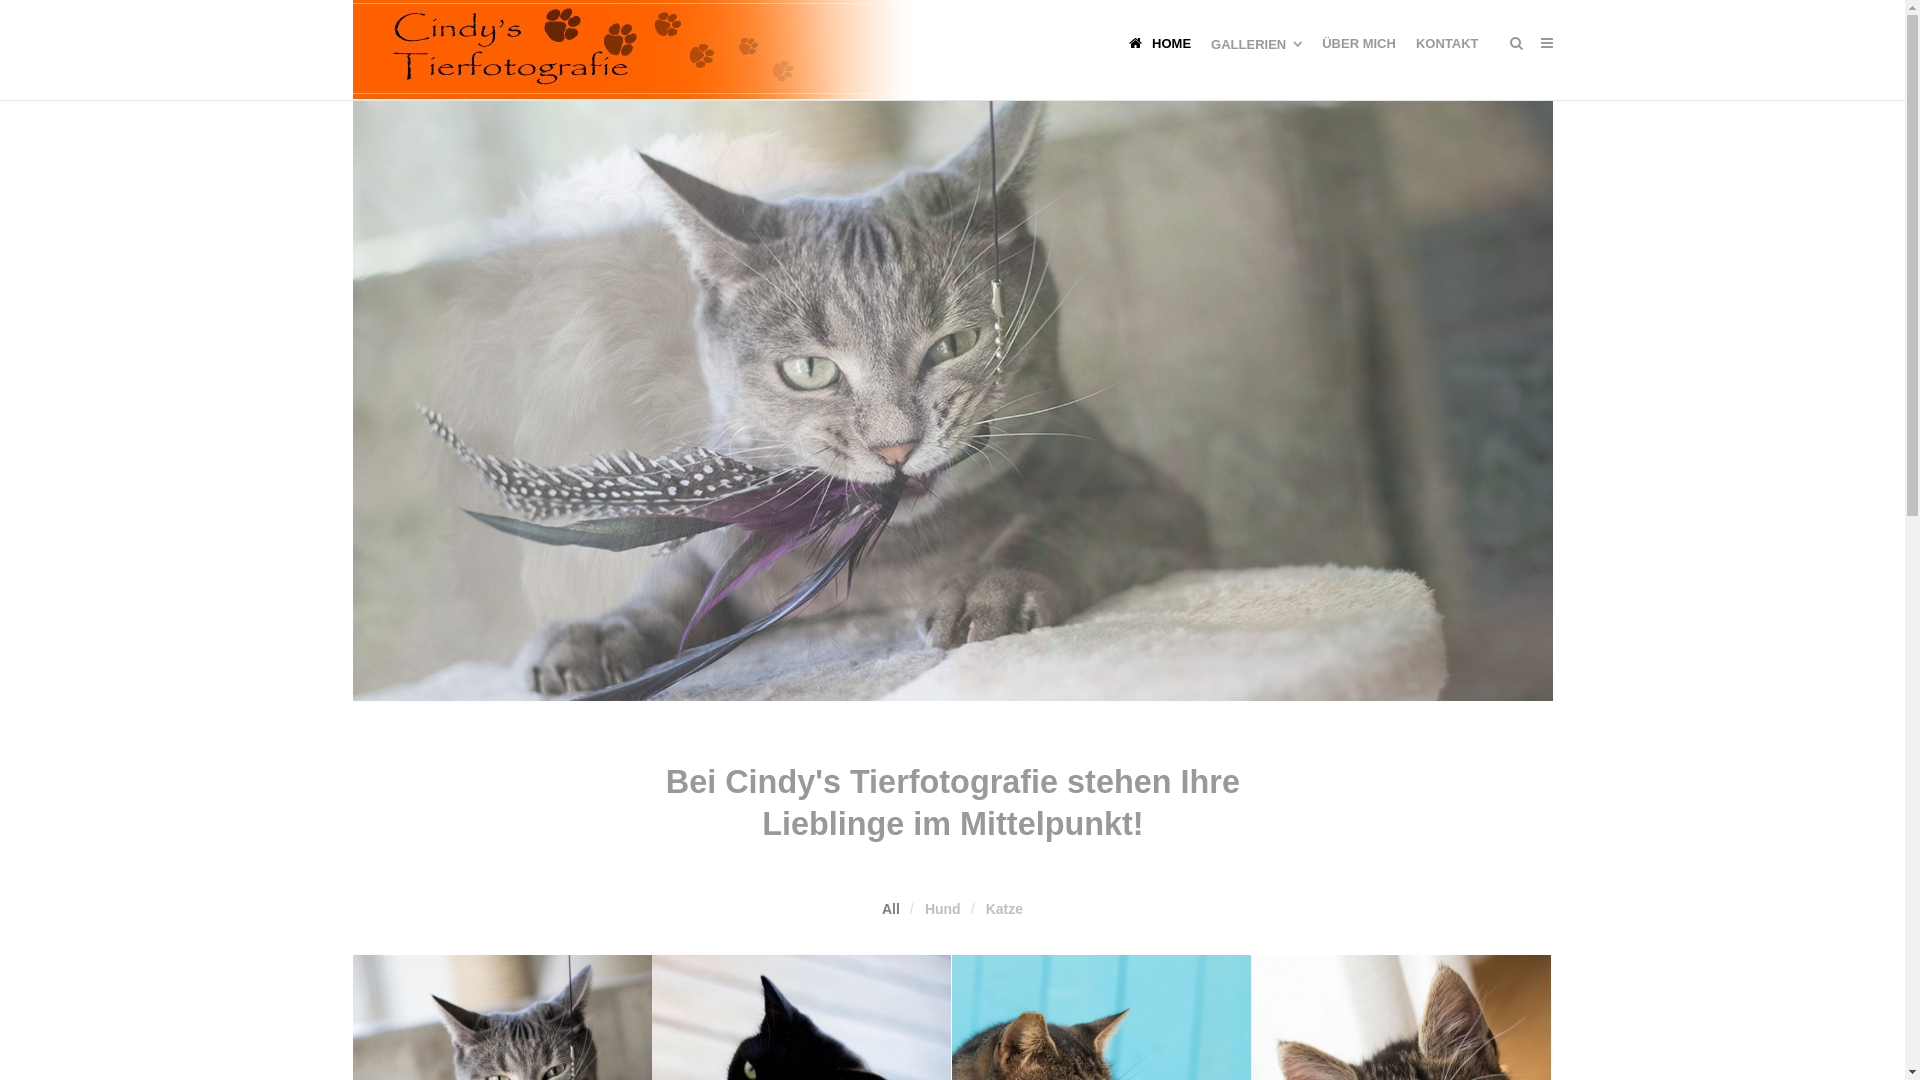 The width and height of the screenshot is (1920, 1080). What do you see at coordinates (941, 909) in the screenshot?
I see `'Hund'` at bounding box center [941, 909].